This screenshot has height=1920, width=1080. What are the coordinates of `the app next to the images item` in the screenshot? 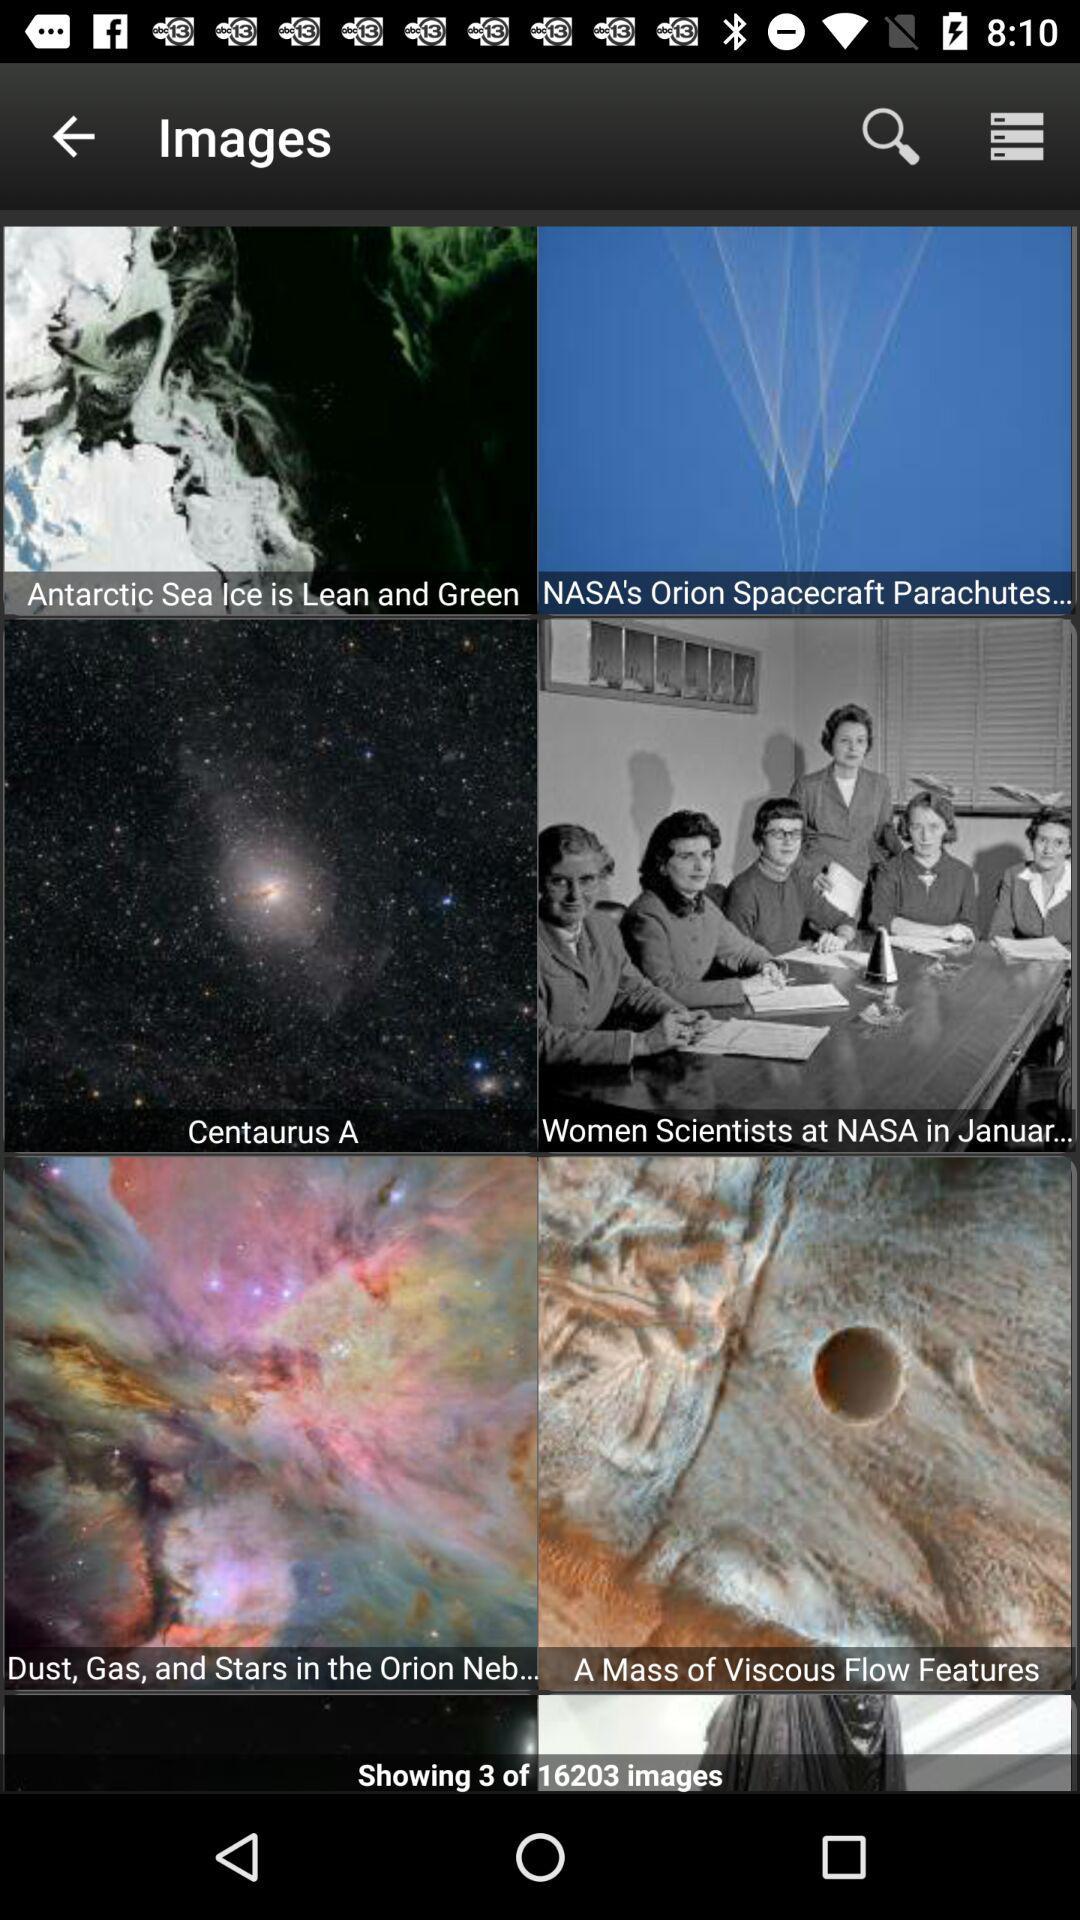 It's located at (890, 135).